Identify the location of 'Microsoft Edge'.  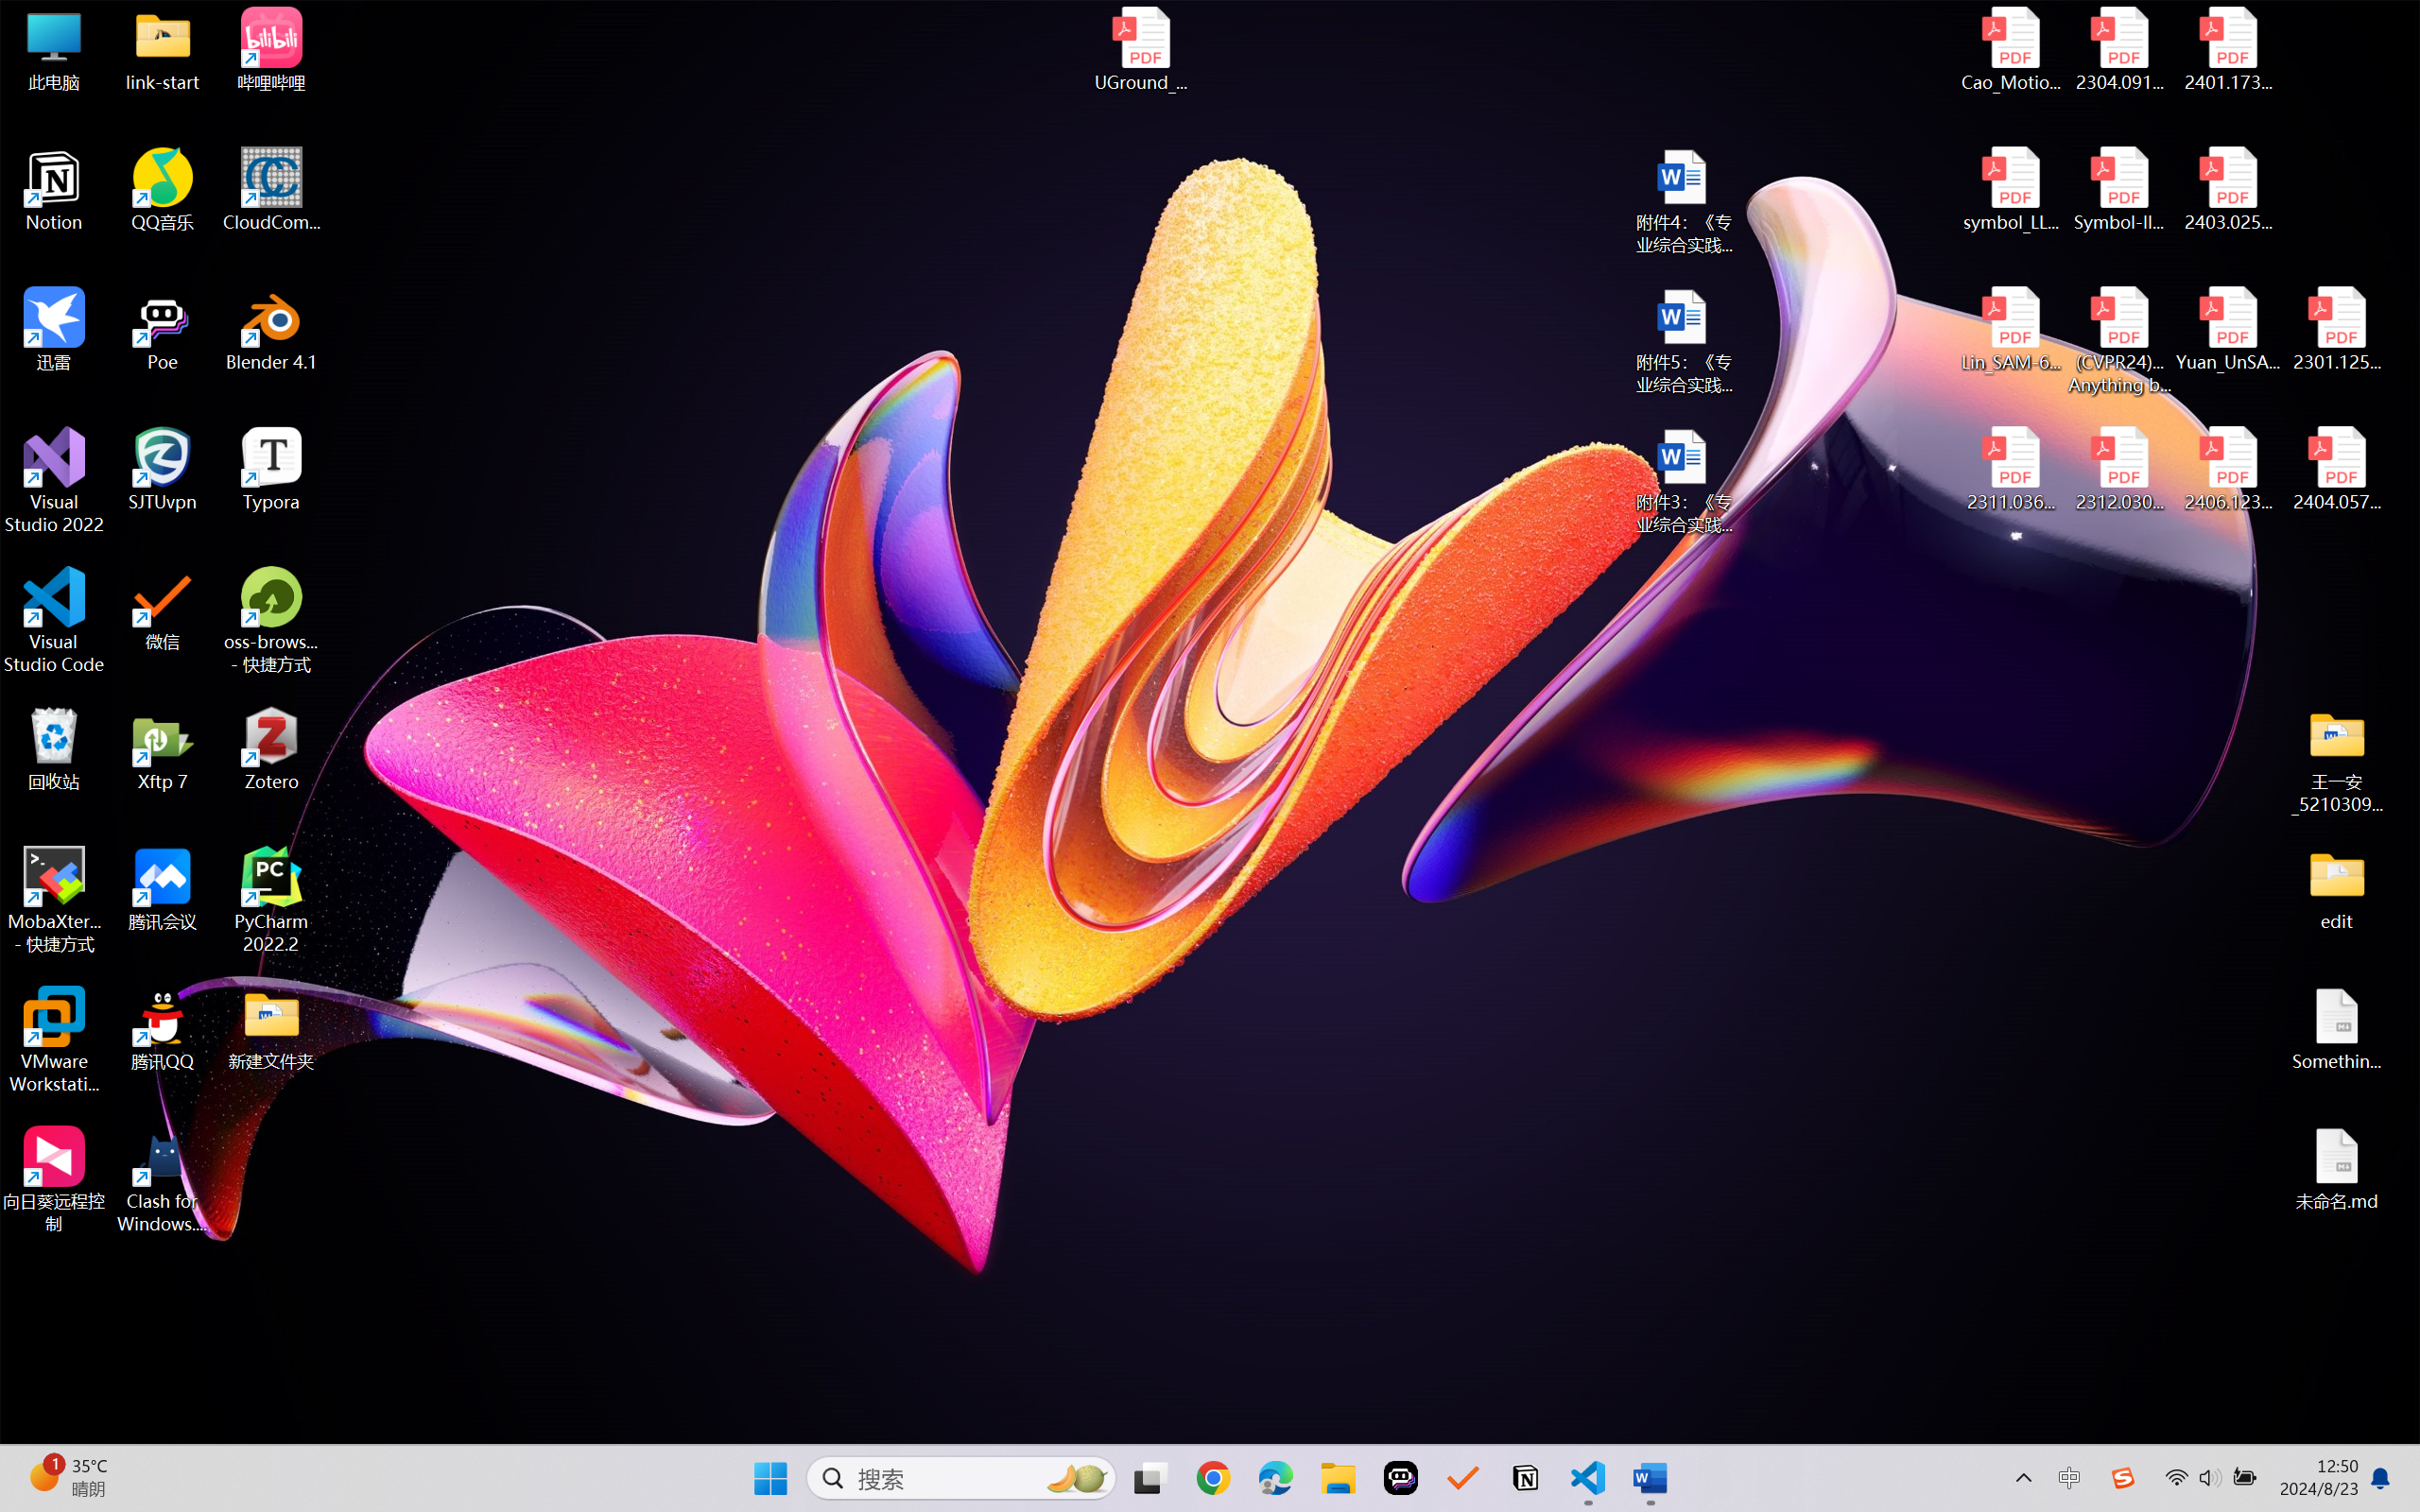
(1275, 1478).